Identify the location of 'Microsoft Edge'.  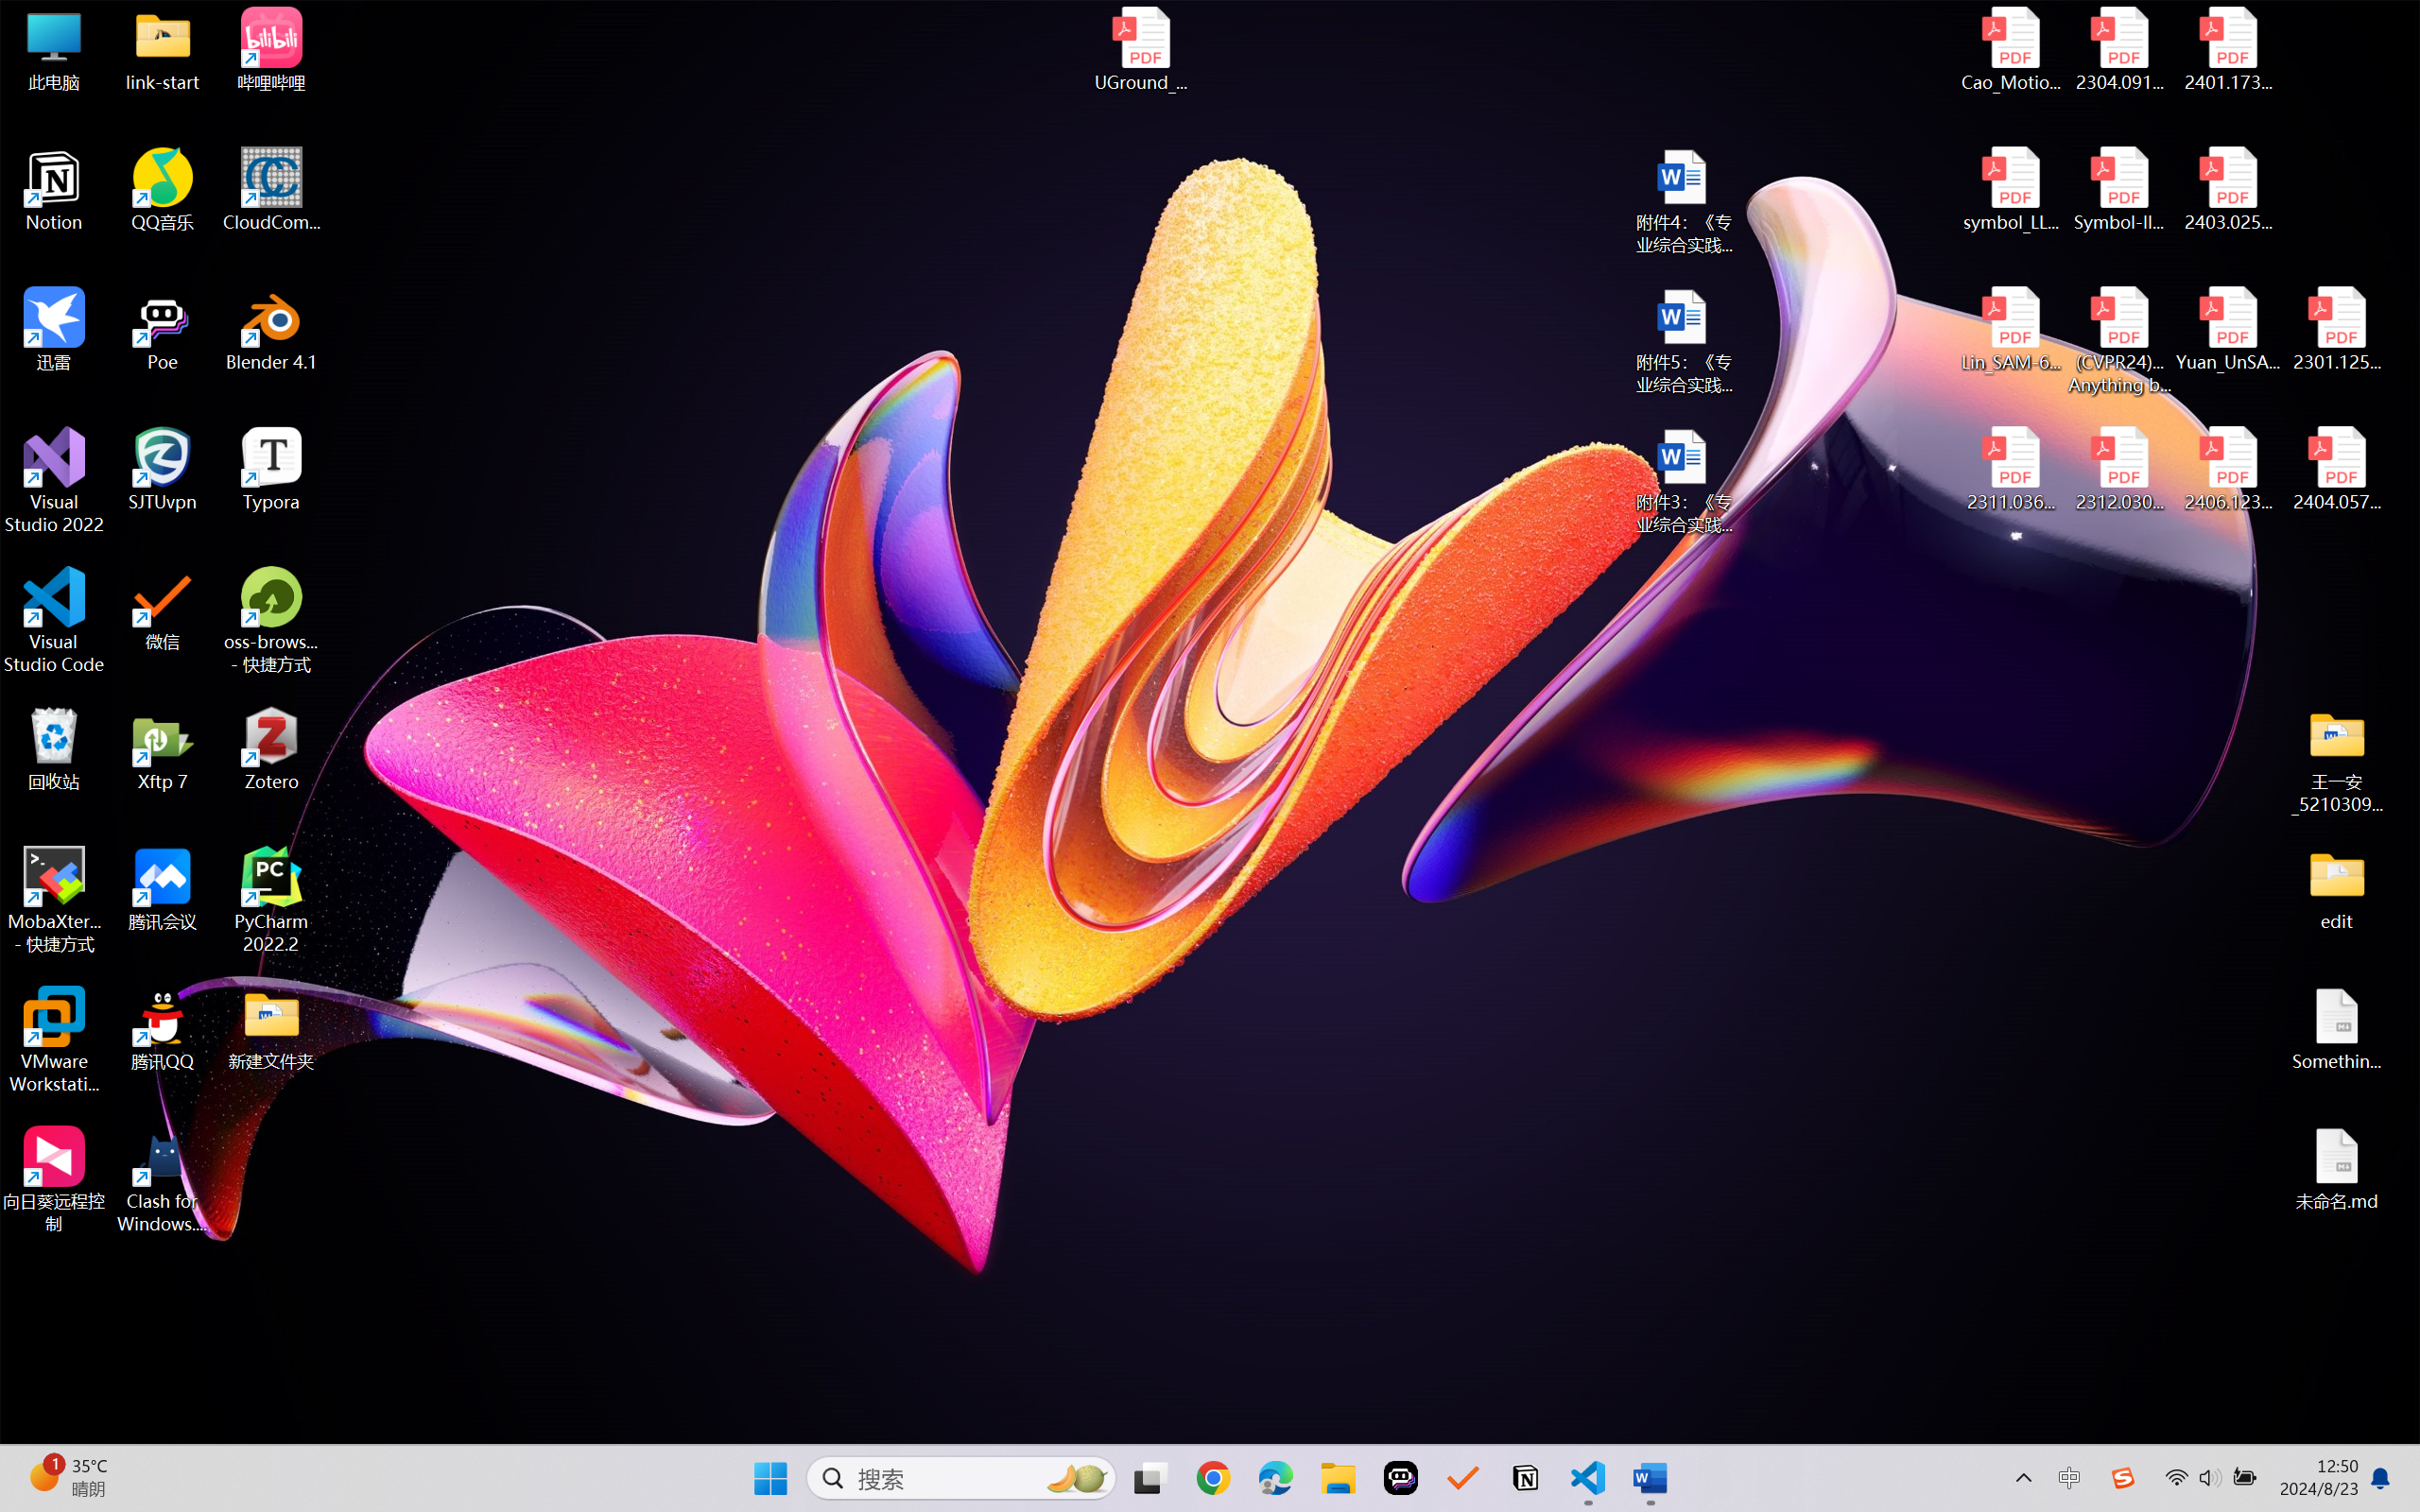
(1275, 1478).